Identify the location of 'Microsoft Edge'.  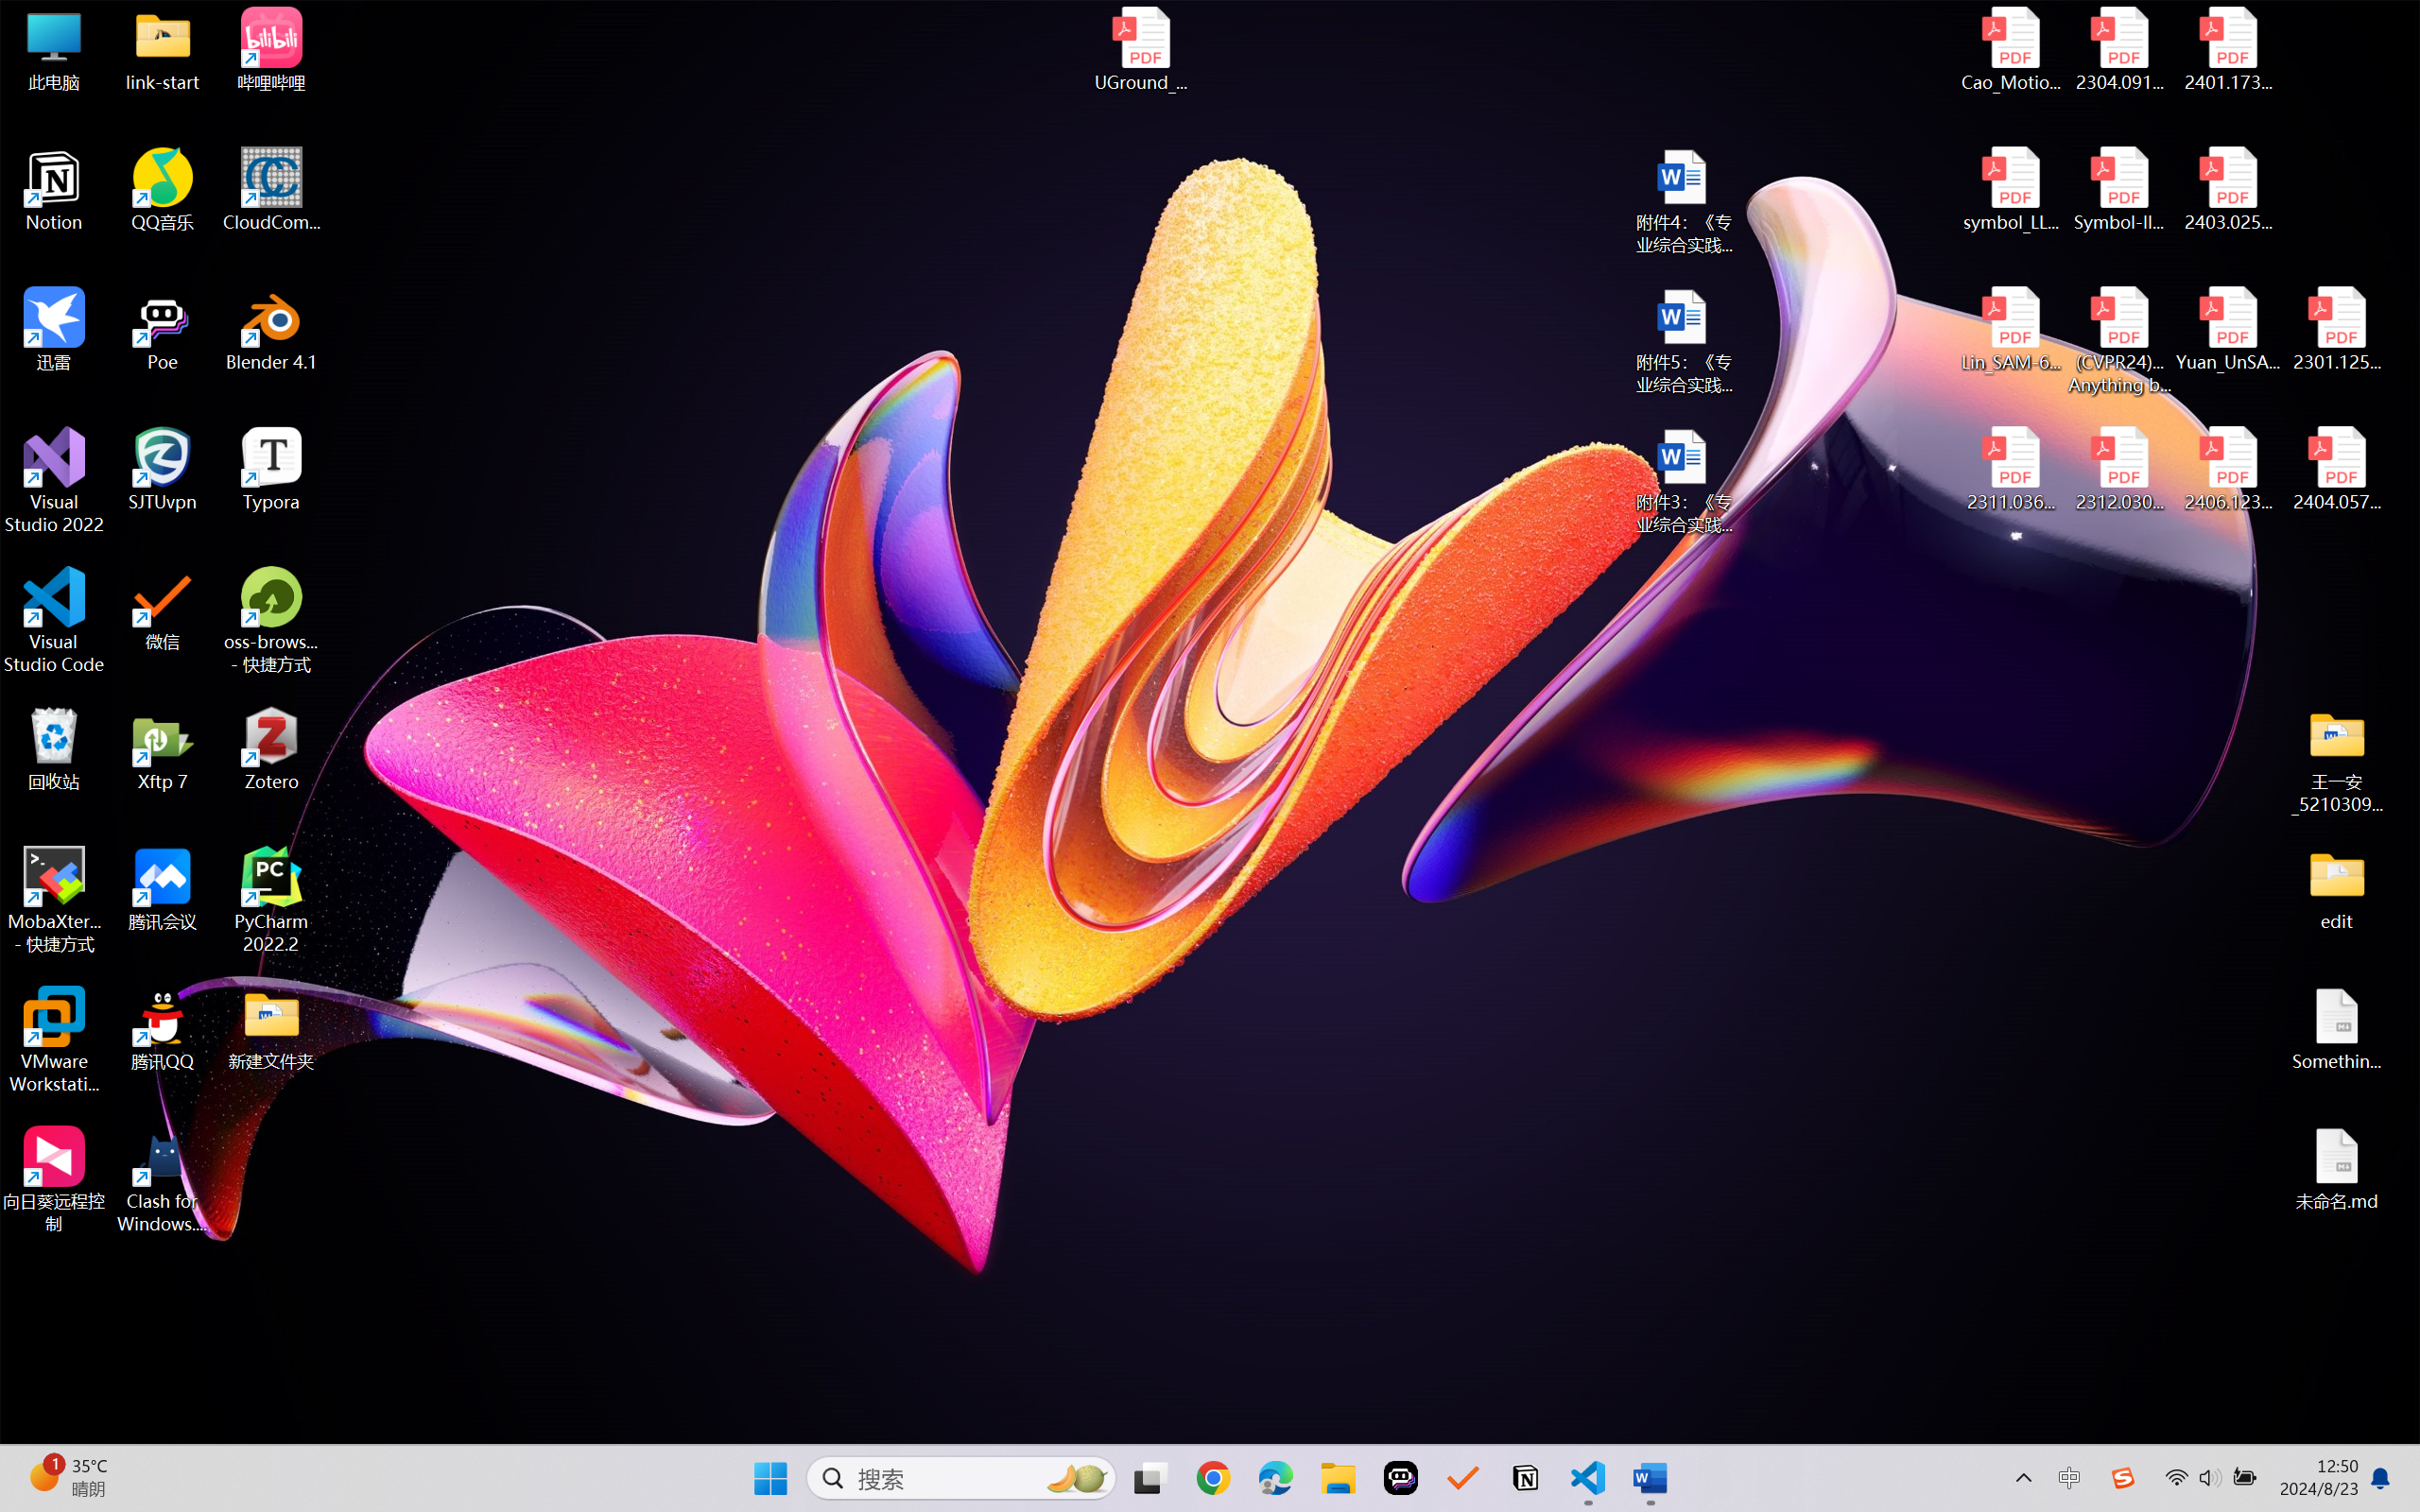
(1275, 1478).